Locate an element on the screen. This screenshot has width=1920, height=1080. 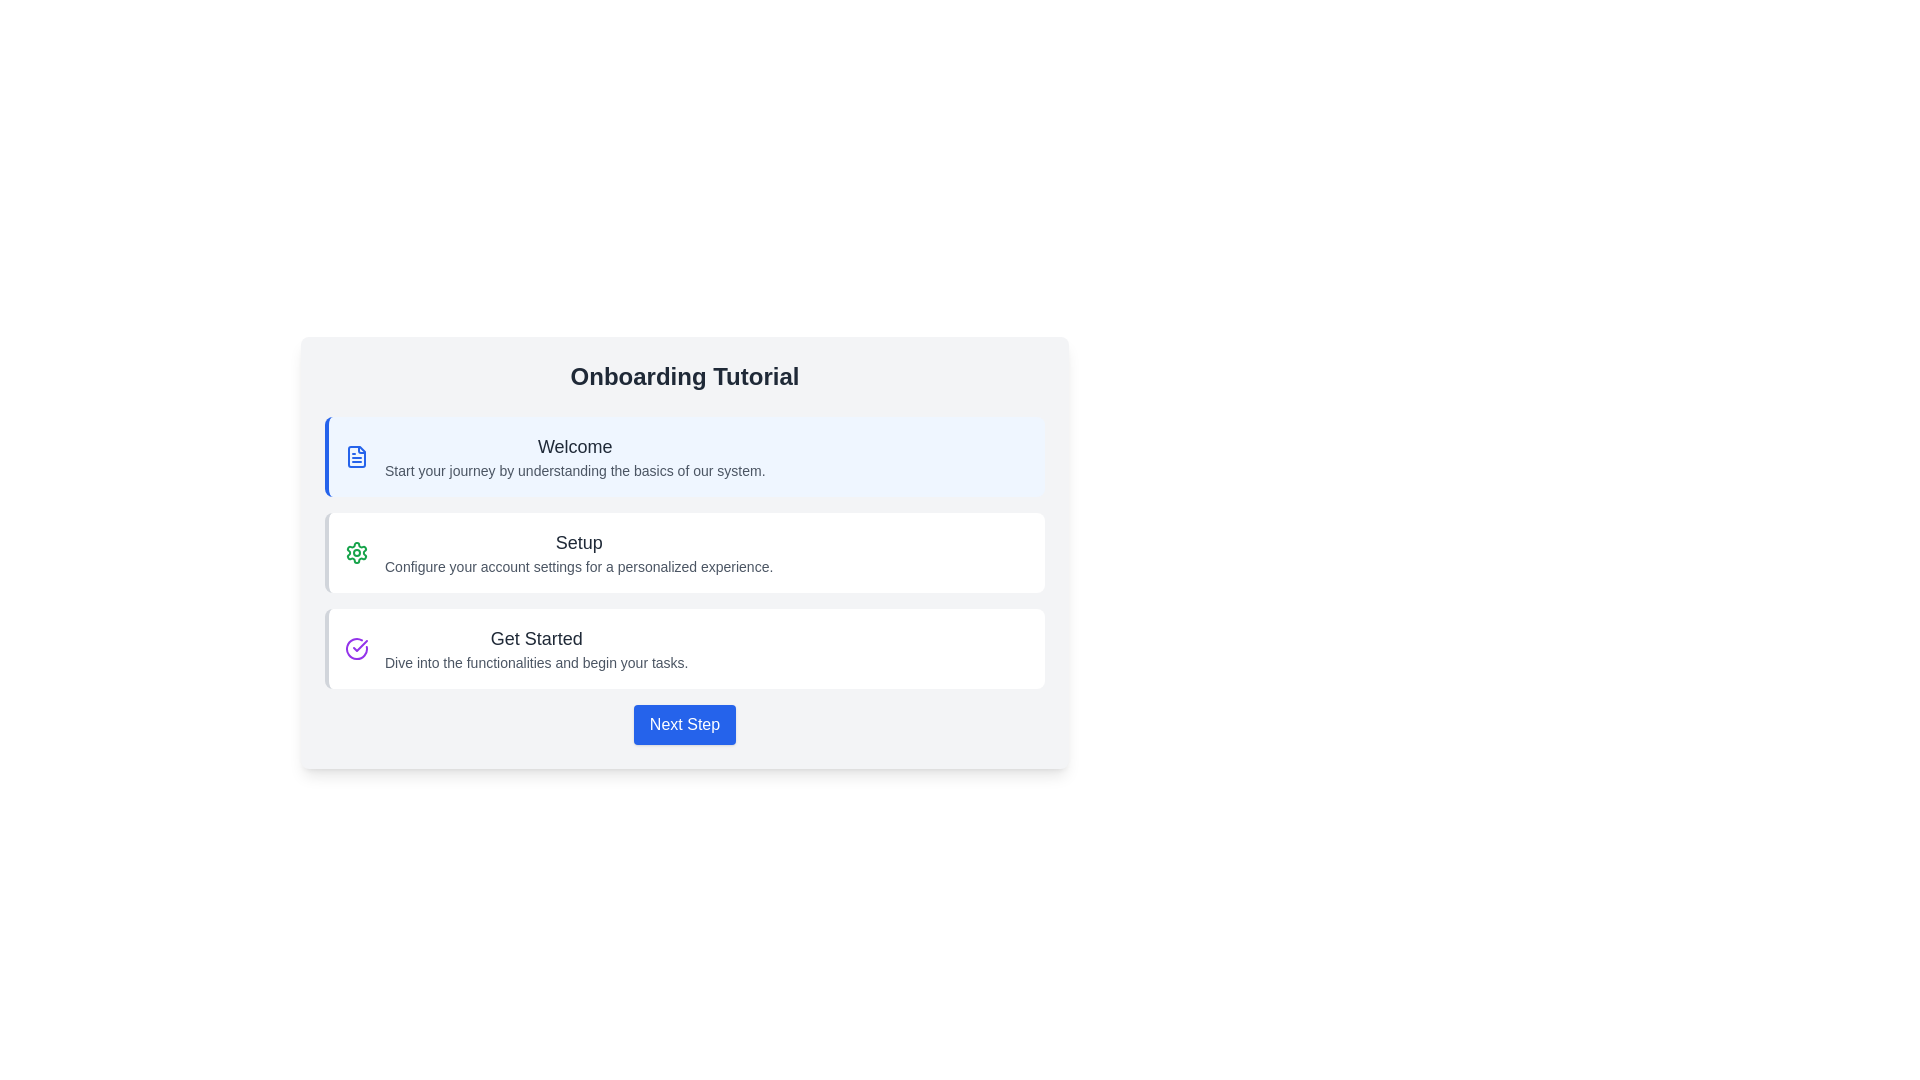
the text block that says 'Dive into the functionalities and begin your tasks.', styled in gray color, positioned below the 'Get Started' header is located at coordinates (536, 663).